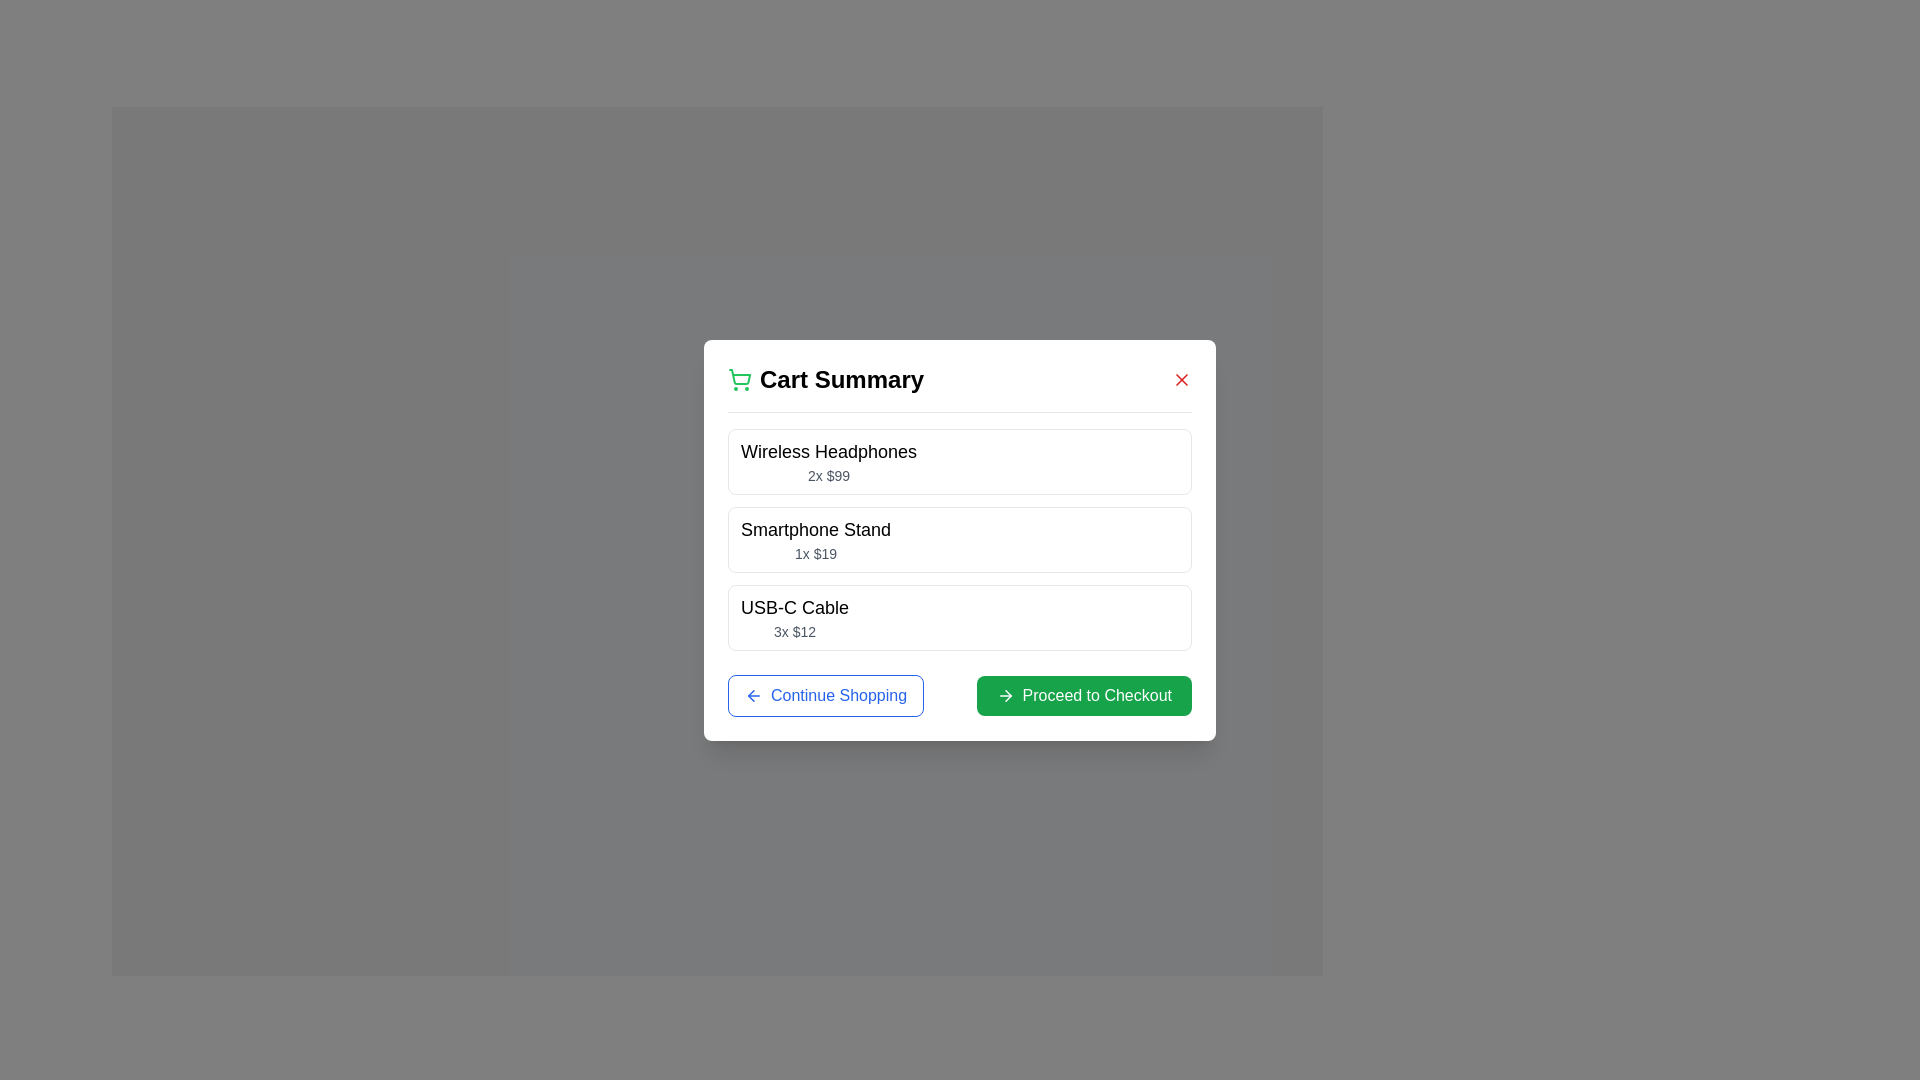 This screenshot has width=1920, height=1080. Describe the element at coordinates (960, 616) in the screenshot. I see `the static content display element showing 'USB-C Cable' and '3x $12' within the shopping cart interface` at that location.